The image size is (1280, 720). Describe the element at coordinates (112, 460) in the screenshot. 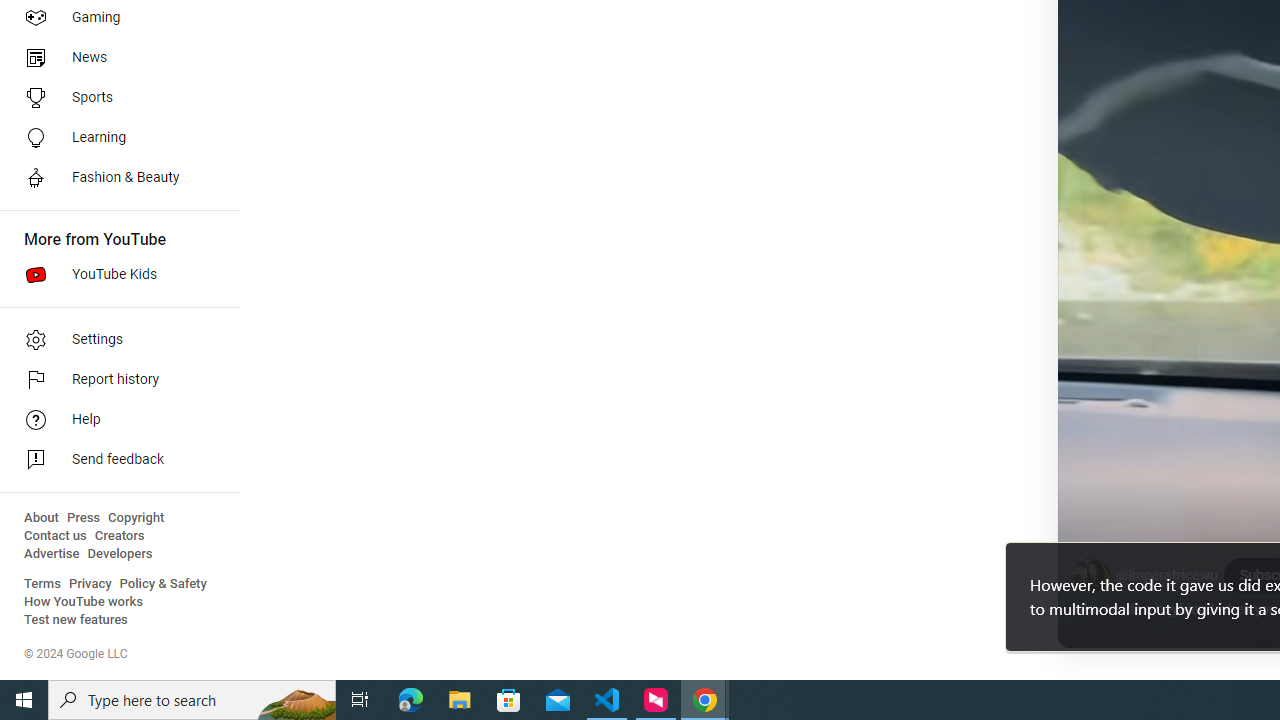

I see `'Send feedback'` at that location.